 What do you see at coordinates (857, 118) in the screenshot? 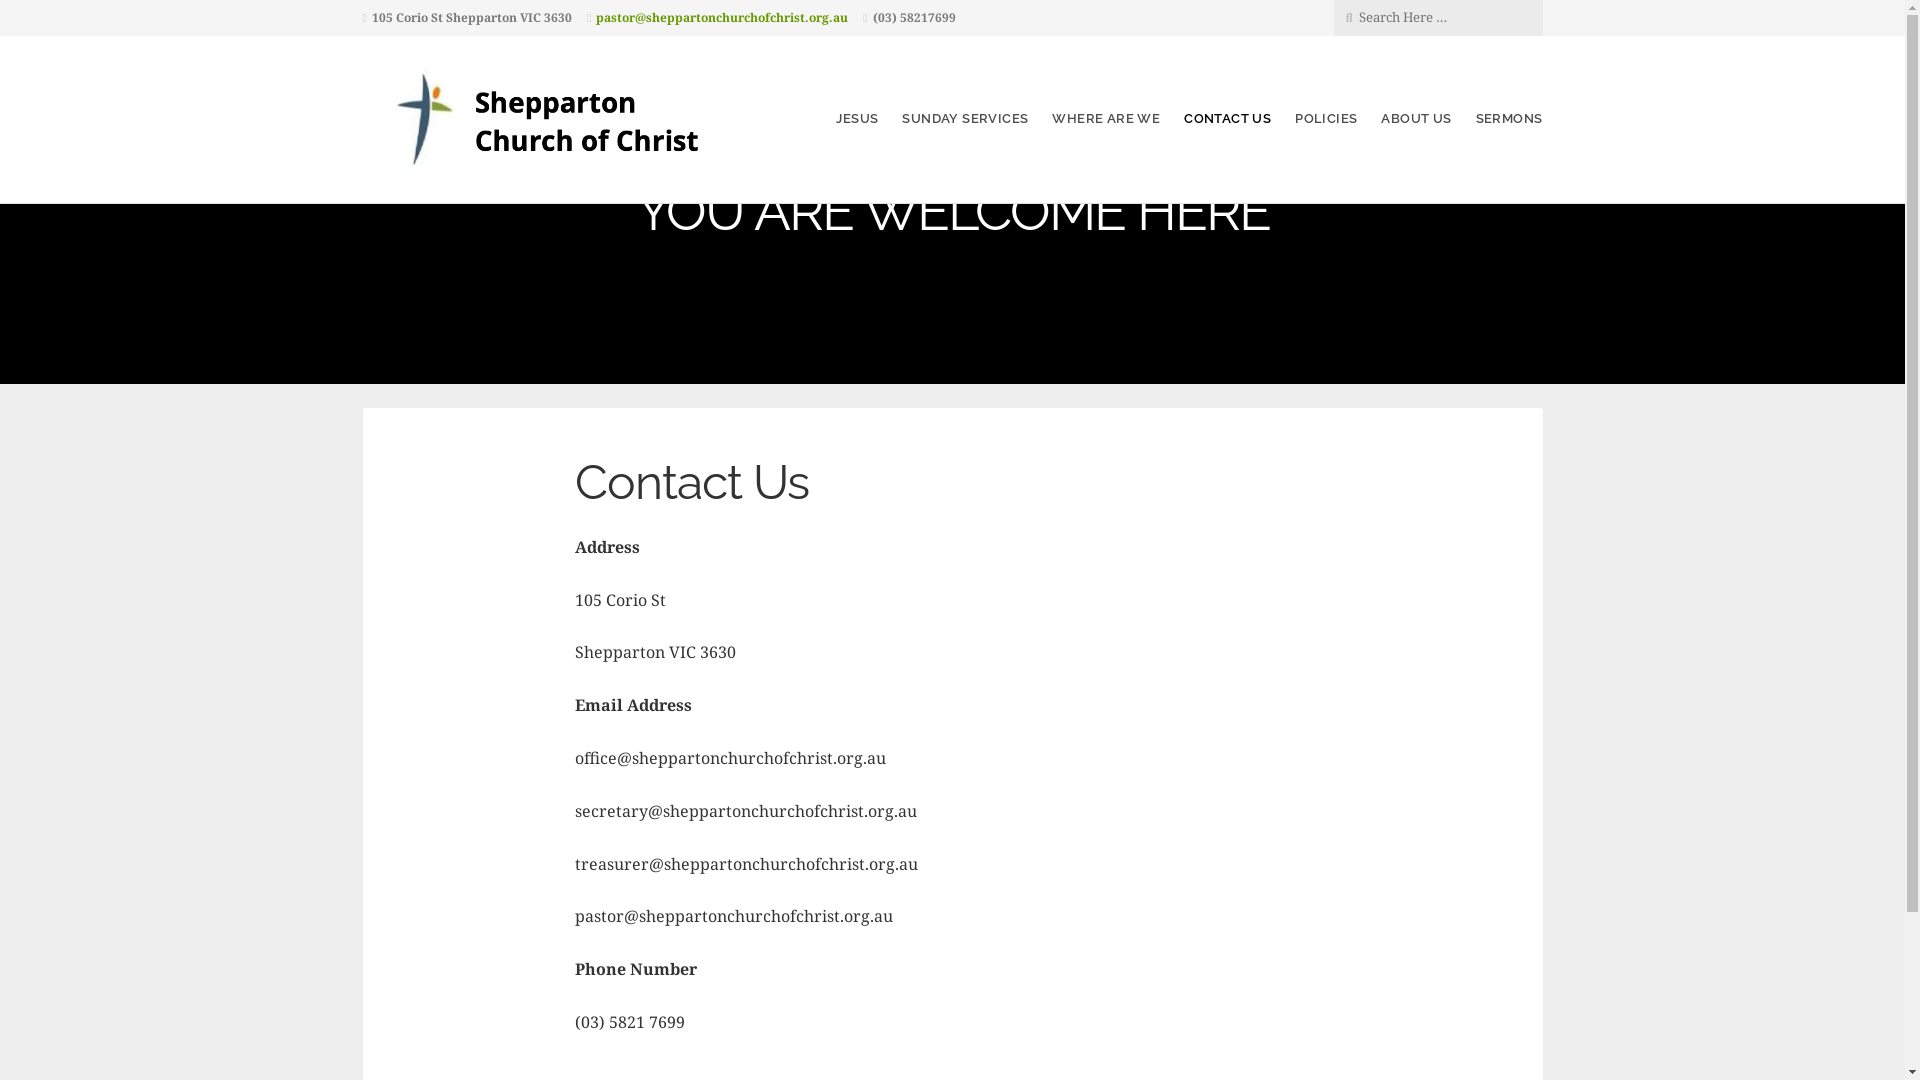
I see `'JESUS'` at bounding box center [857, 118].